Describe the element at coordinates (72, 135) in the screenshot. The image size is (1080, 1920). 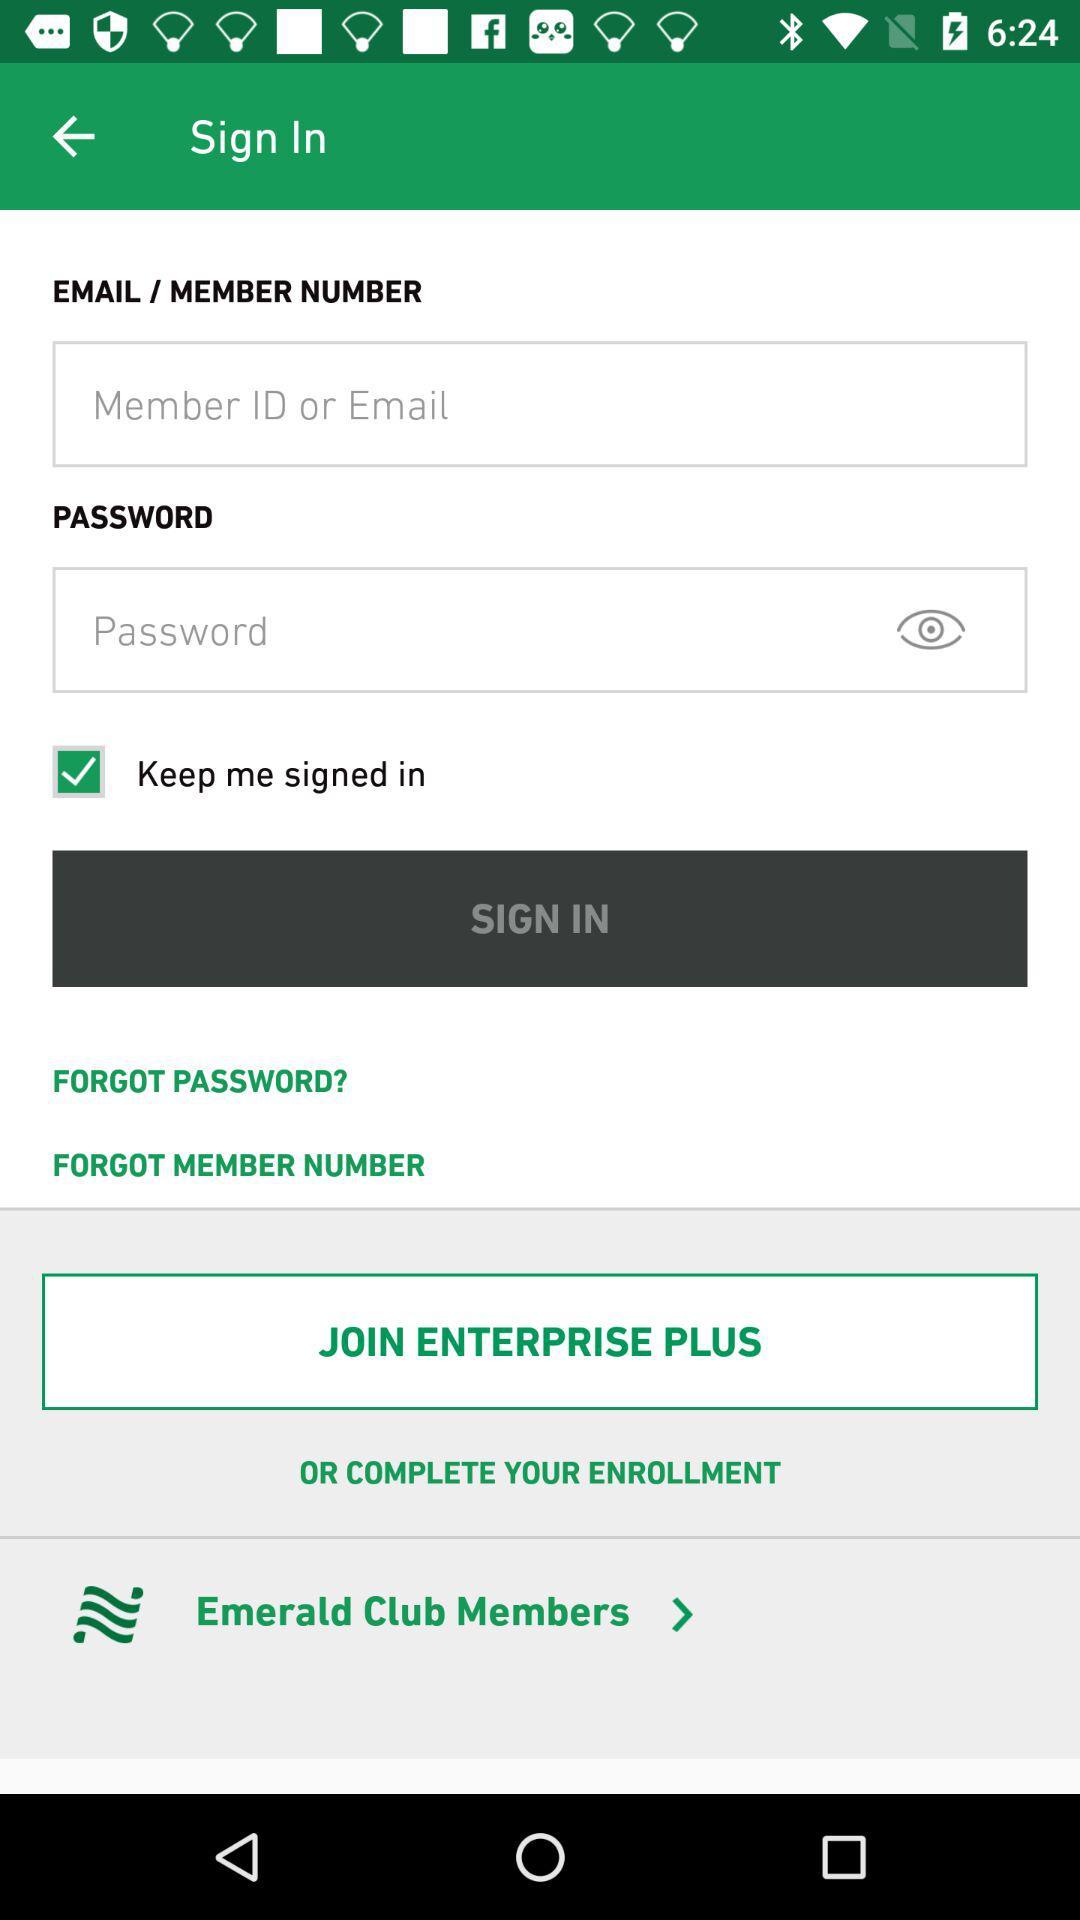
I see `icon to the left of the sign in` at that location.